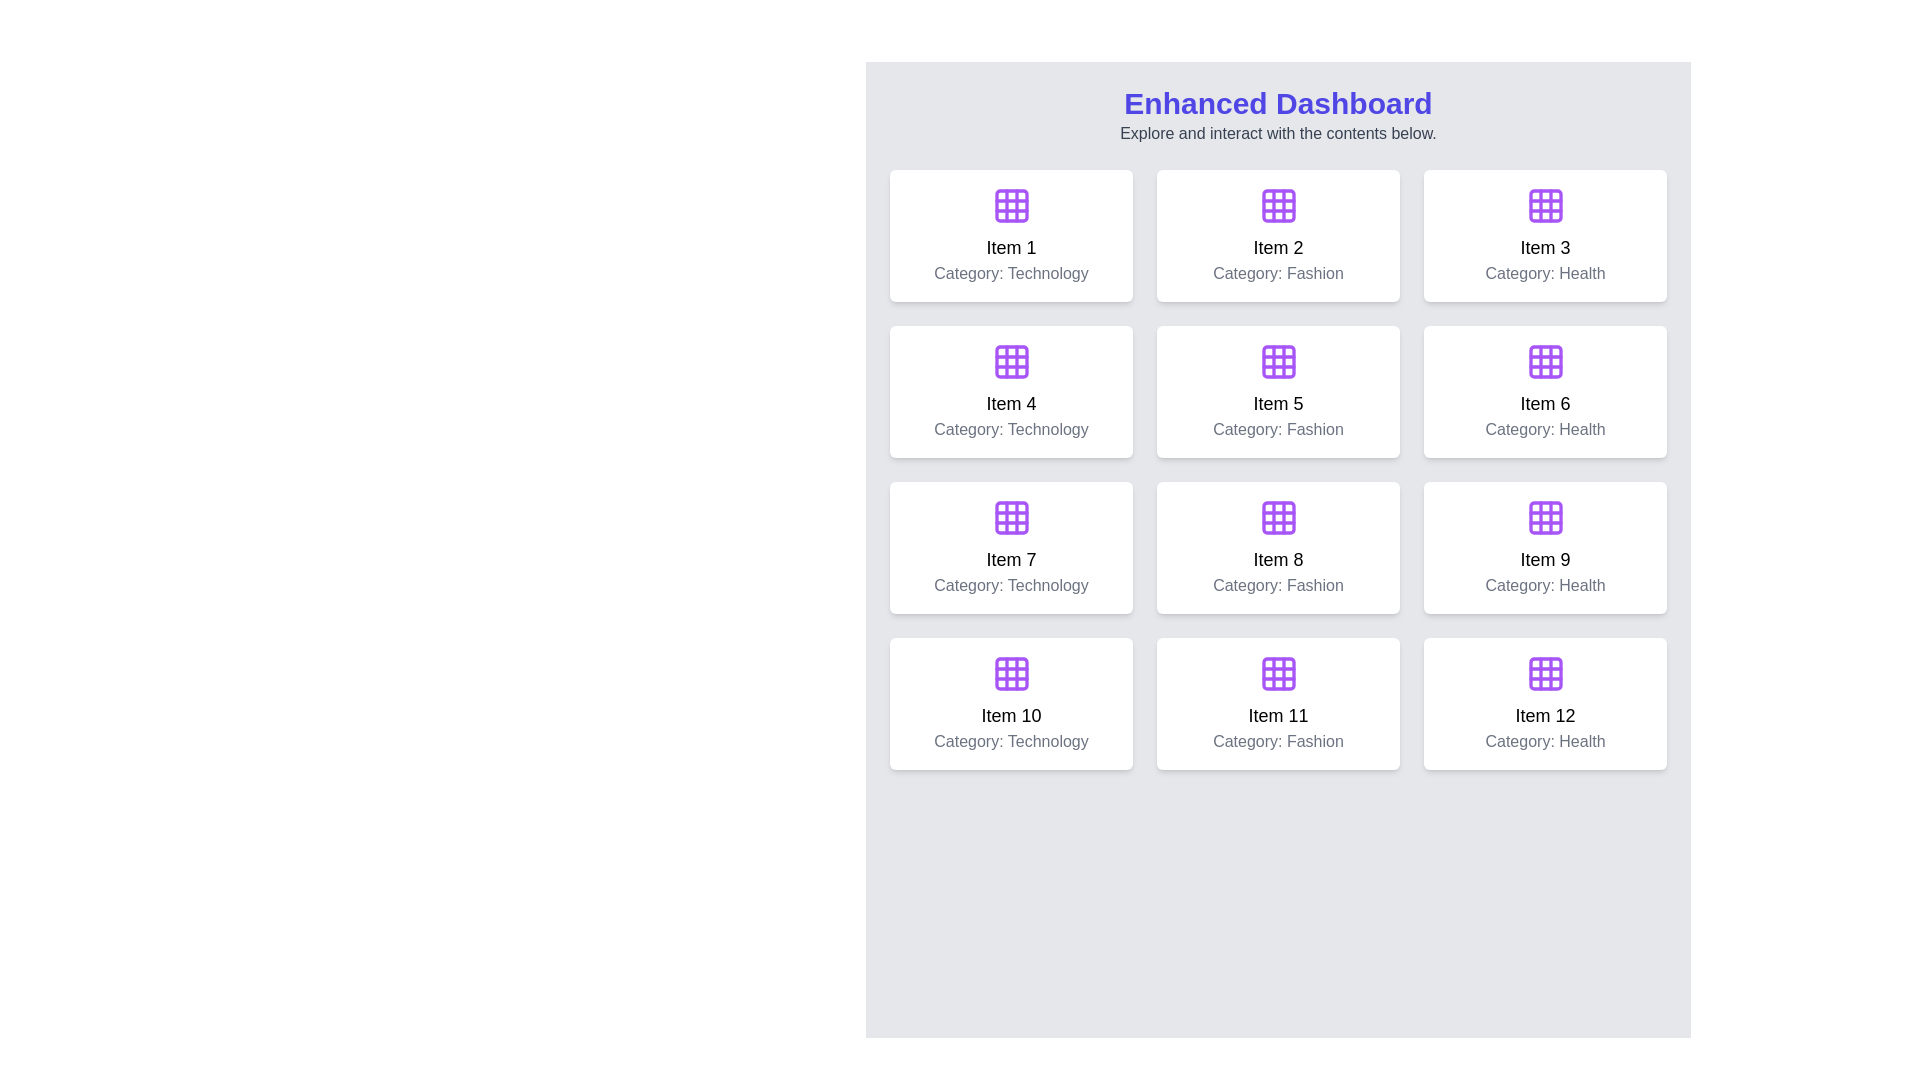 The height and width of the screenshot is (1080, 1920). I want to click on the SVG Square Element representing 'Category: Technology' in the second row of the grid layout on the dashboard, so click(1011, 362).